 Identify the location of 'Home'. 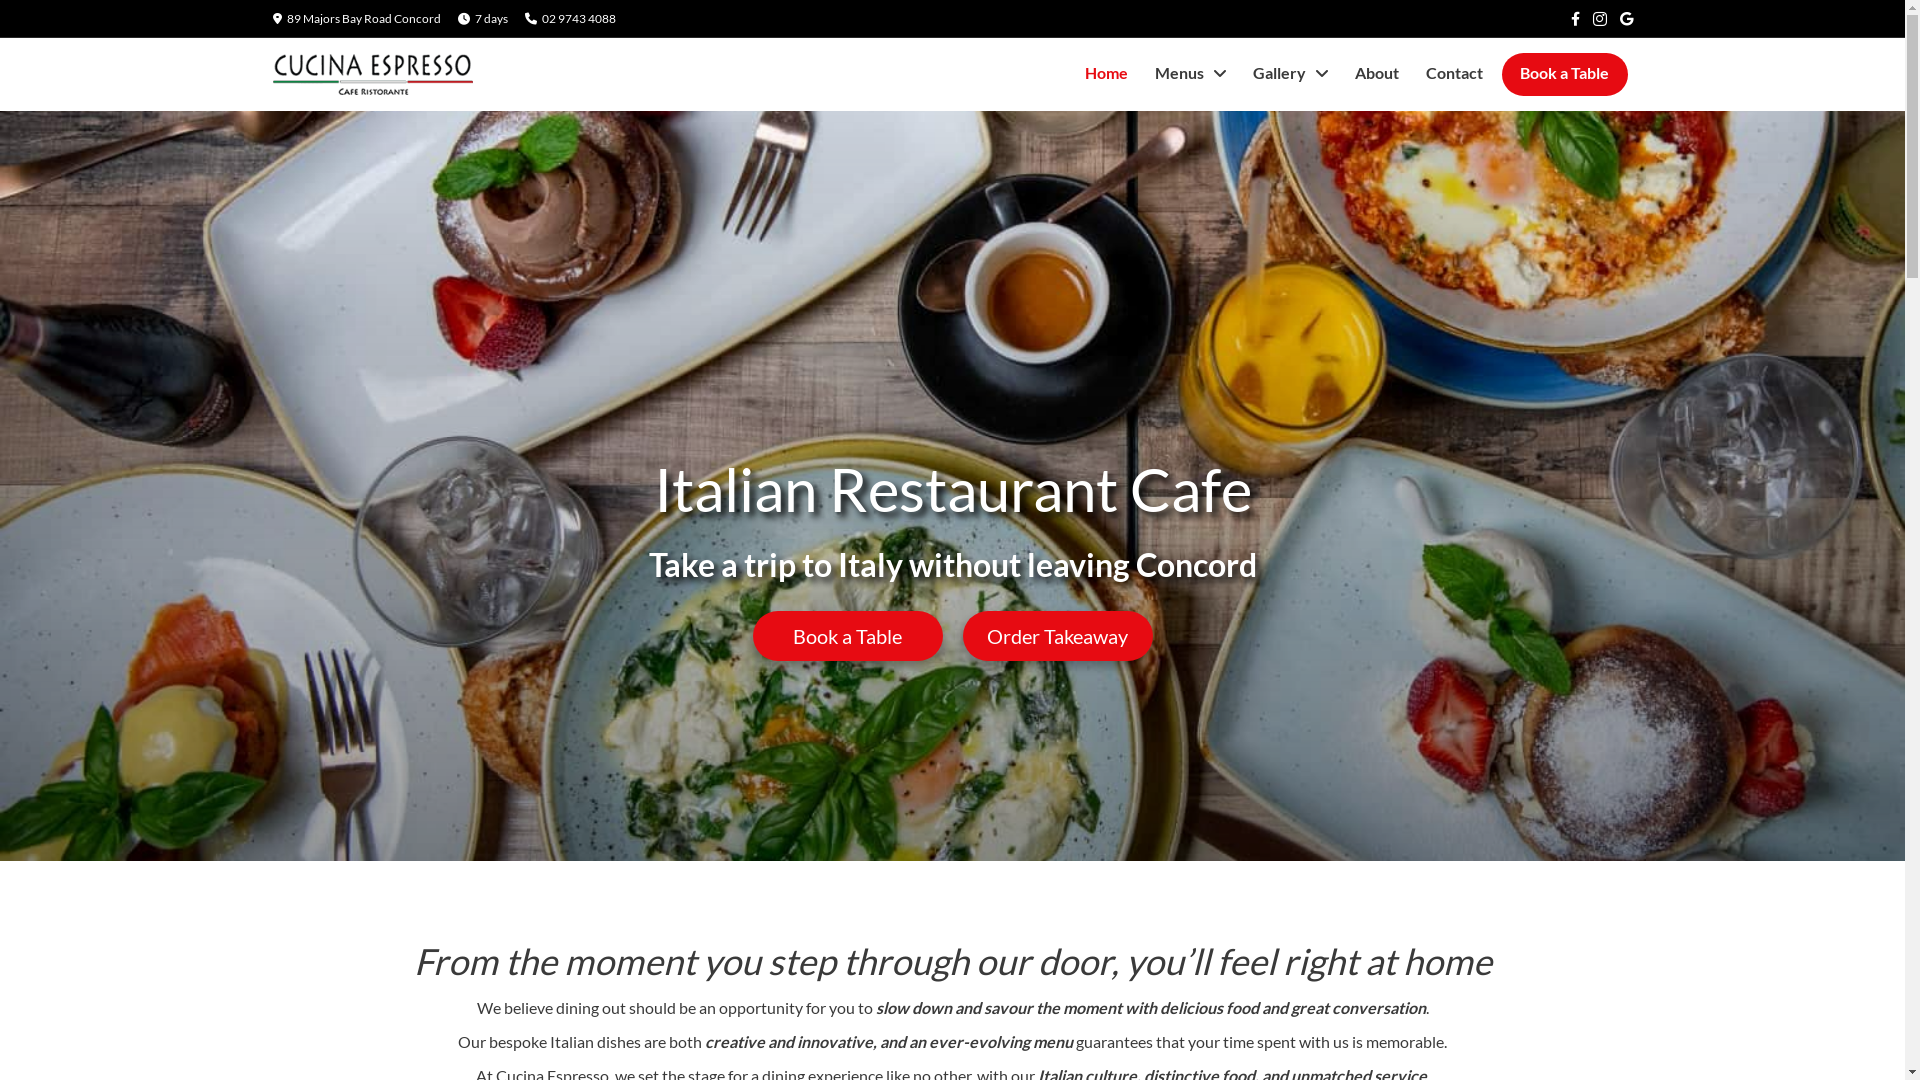
(1104, 72).